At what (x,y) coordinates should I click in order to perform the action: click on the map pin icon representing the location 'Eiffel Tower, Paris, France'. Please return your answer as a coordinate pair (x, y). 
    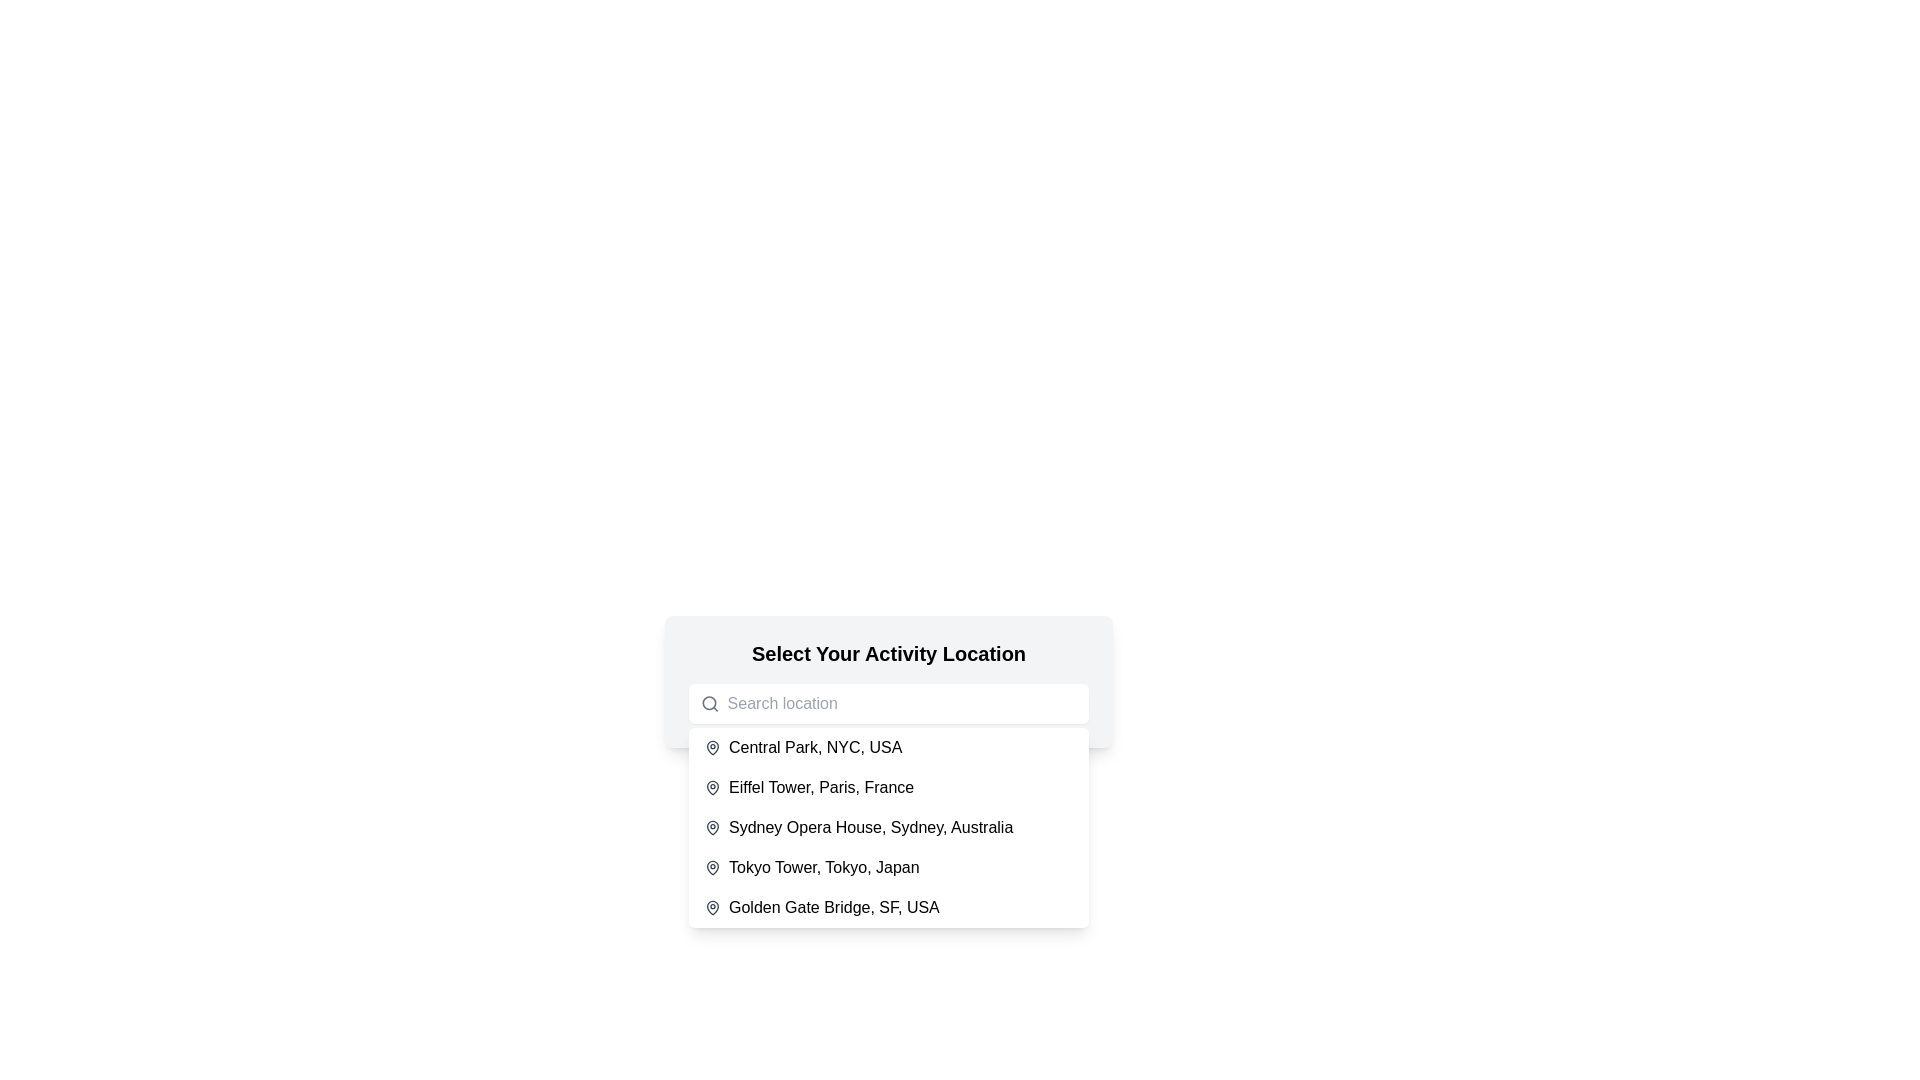
    Looking at the image, I should click on (713, 785).